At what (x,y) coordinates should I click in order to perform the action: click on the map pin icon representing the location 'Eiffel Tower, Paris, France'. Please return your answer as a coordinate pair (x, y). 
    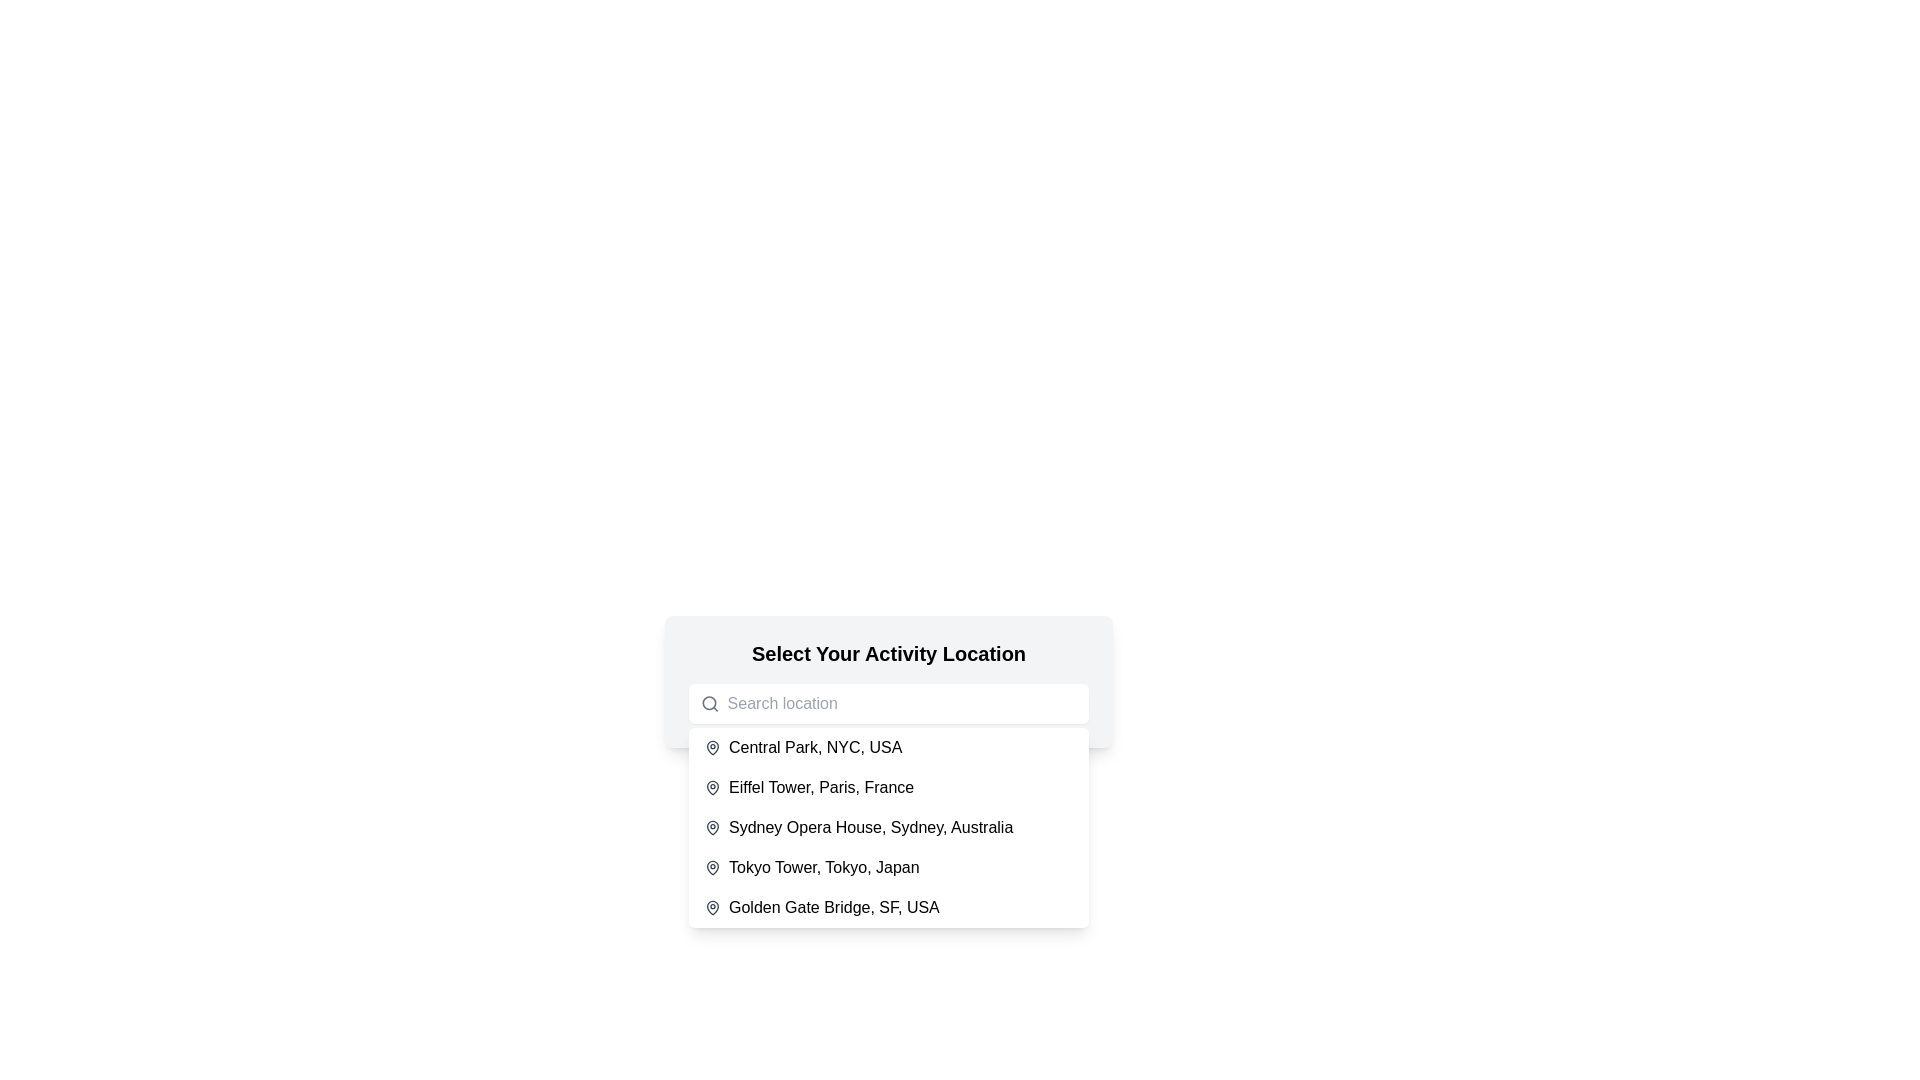
    Looking at the image, I should click on (713, 785).